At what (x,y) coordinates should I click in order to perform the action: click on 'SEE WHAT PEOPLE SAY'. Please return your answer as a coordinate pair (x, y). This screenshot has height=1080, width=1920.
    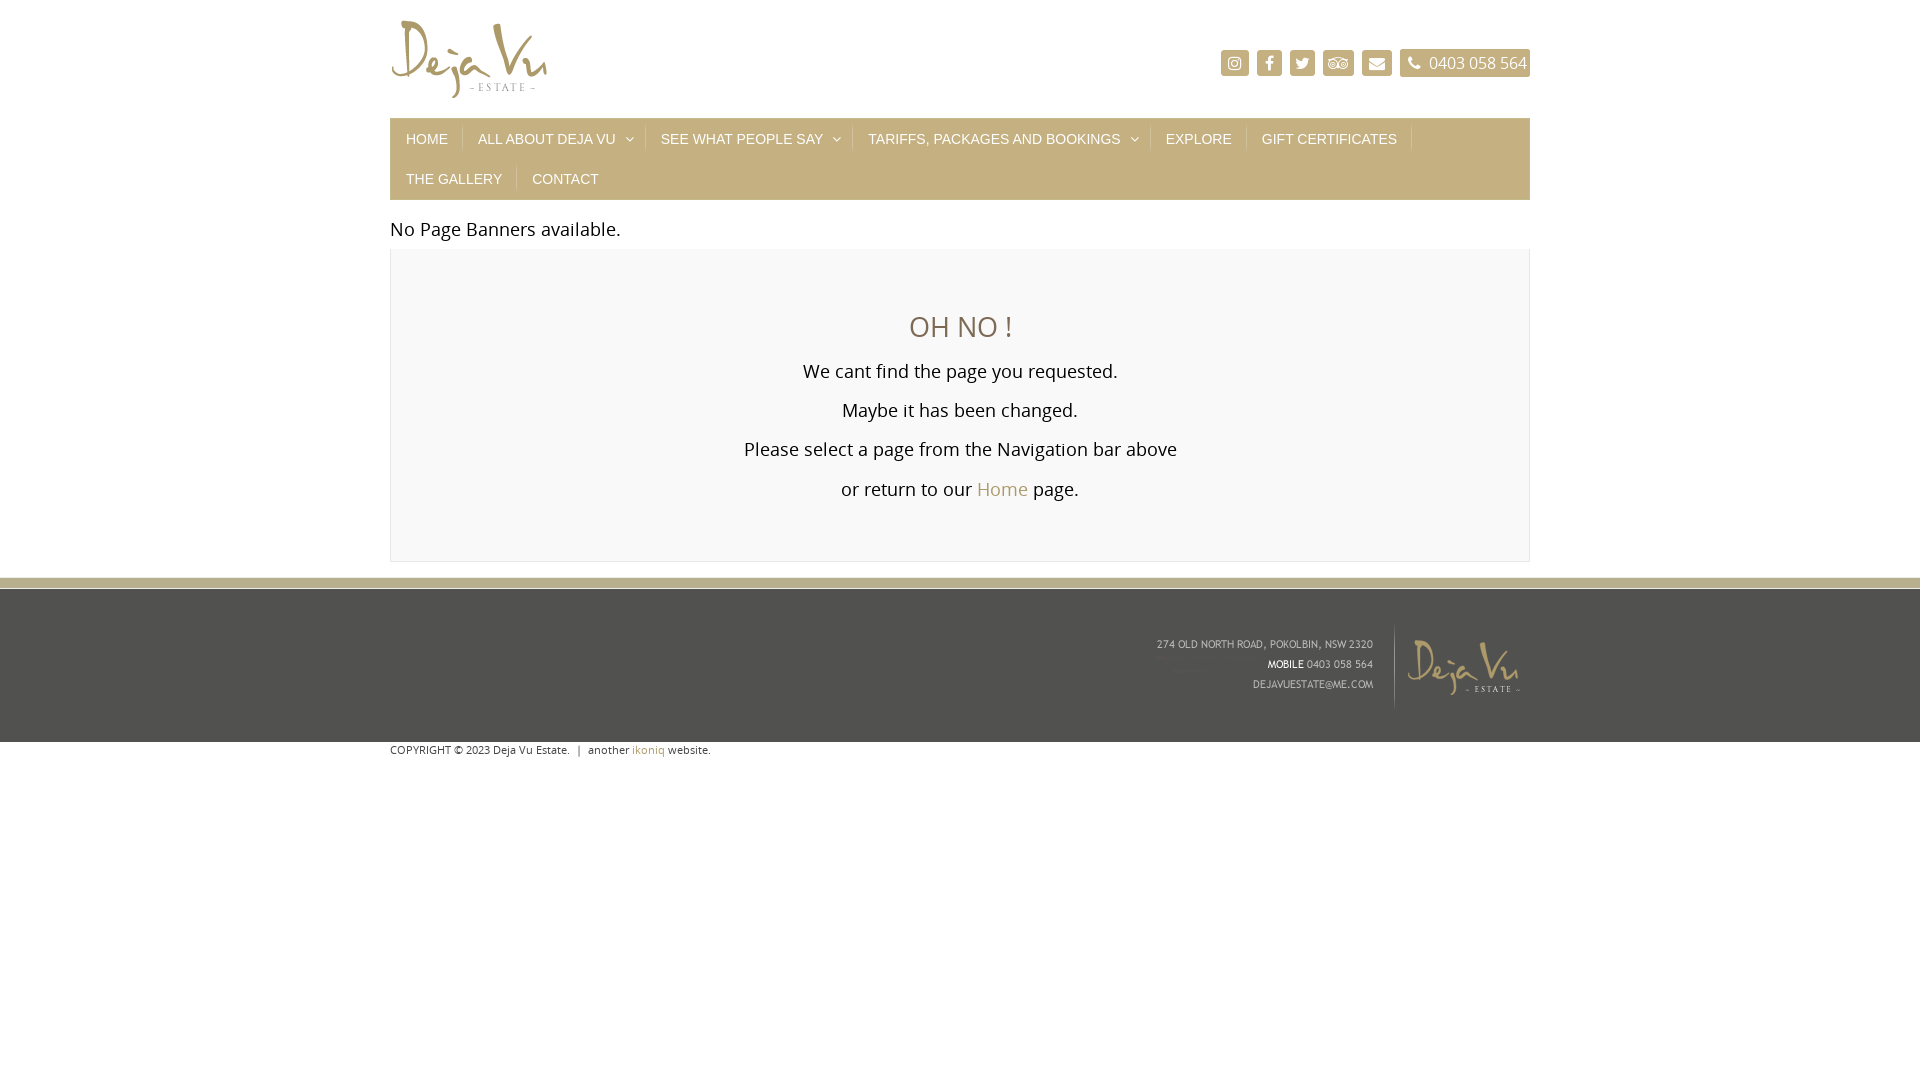
    Looking at the image, I should click on (748, 137).